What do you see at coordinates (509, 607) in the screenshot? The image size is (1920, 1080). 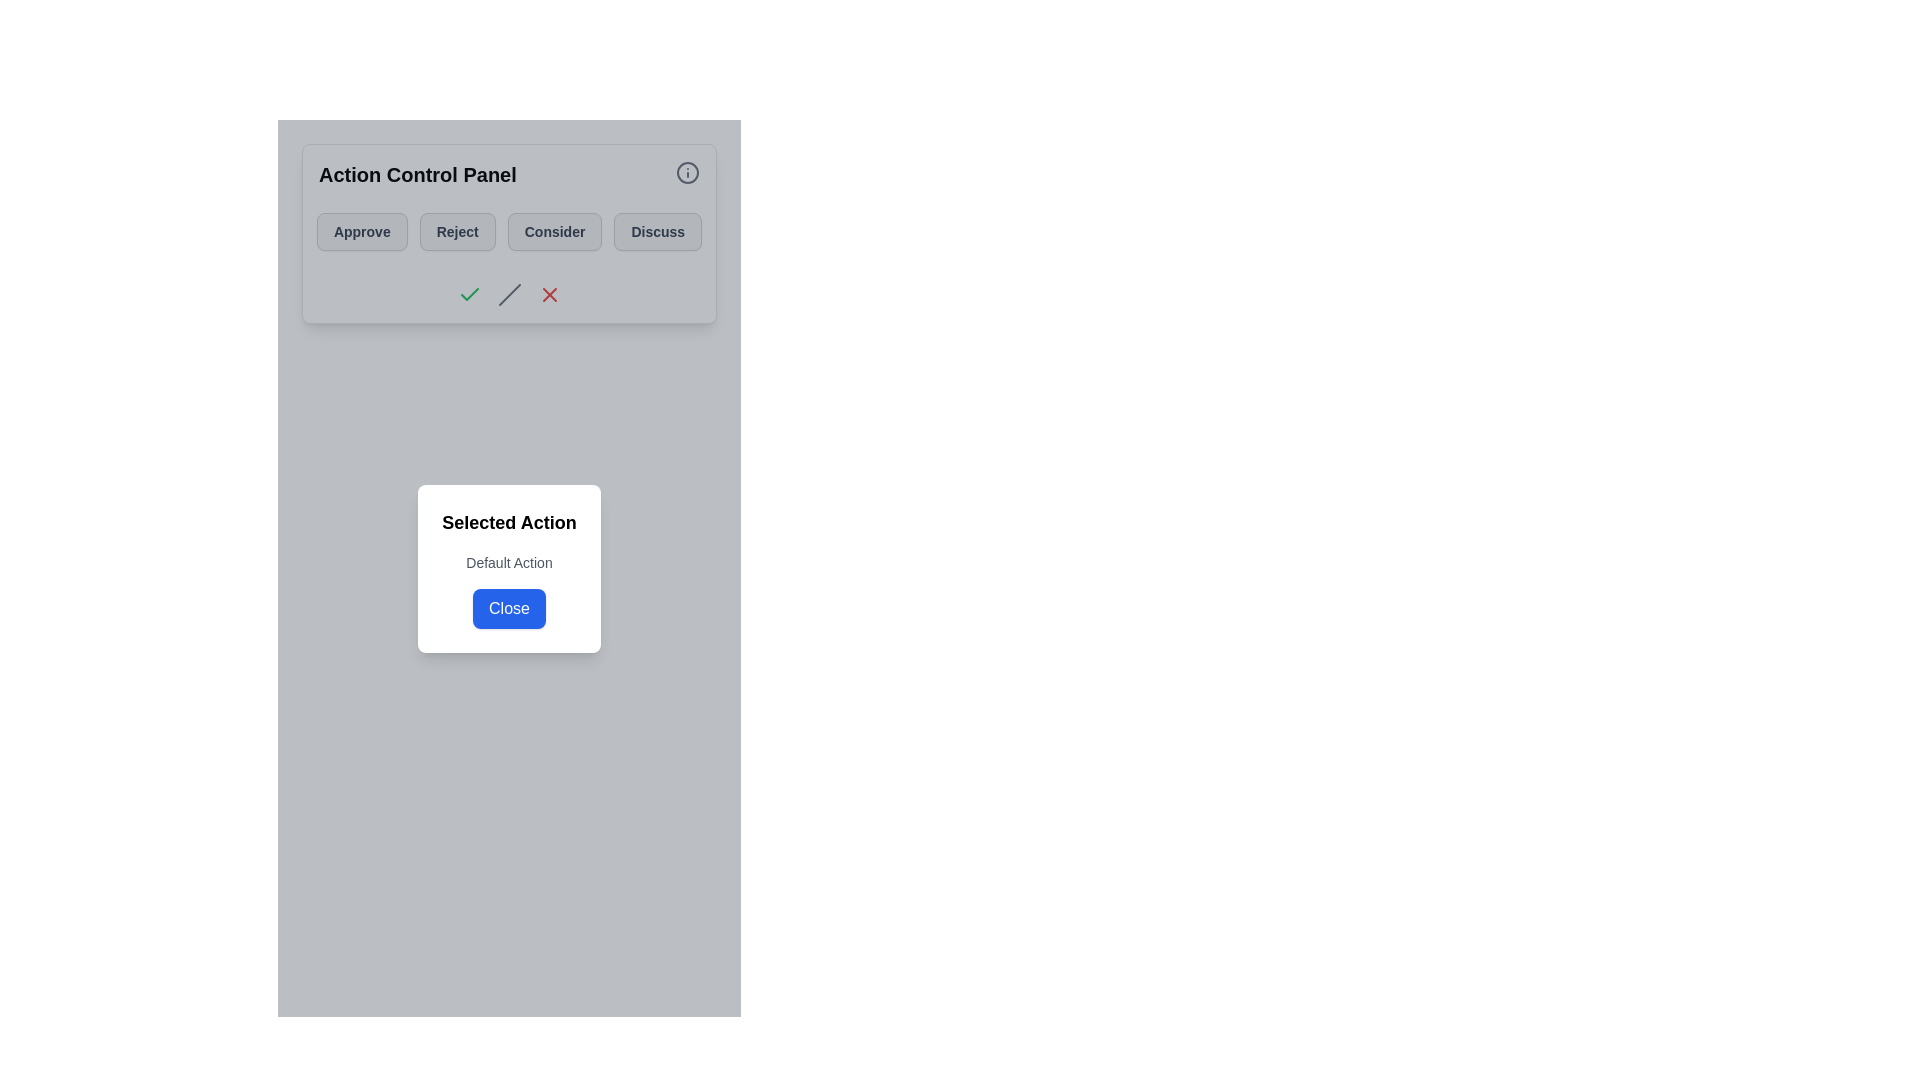 I see `the 'Close' button with rounded corners, blue background, and white text` at bounding box center [509, 607].